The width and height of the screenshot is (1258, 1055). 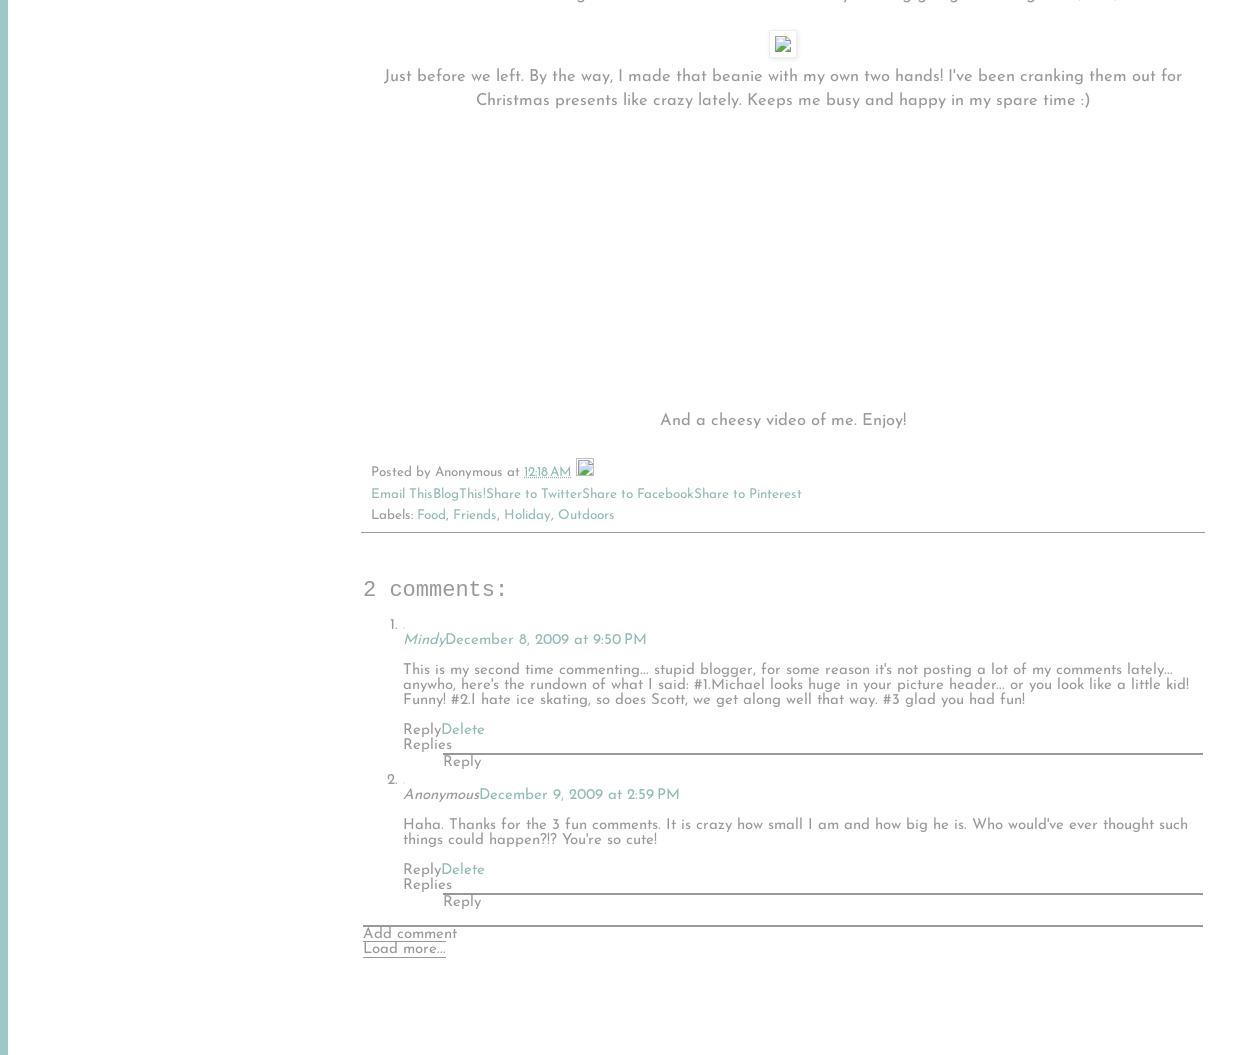 I want to click on 'Just before we left. By the way, I made that beanie with my own two hands! I've been cranking them out for Christmas presents like crazy lately. Keeps me busy and happy in my spare time :)', so click(x=782, y=87).